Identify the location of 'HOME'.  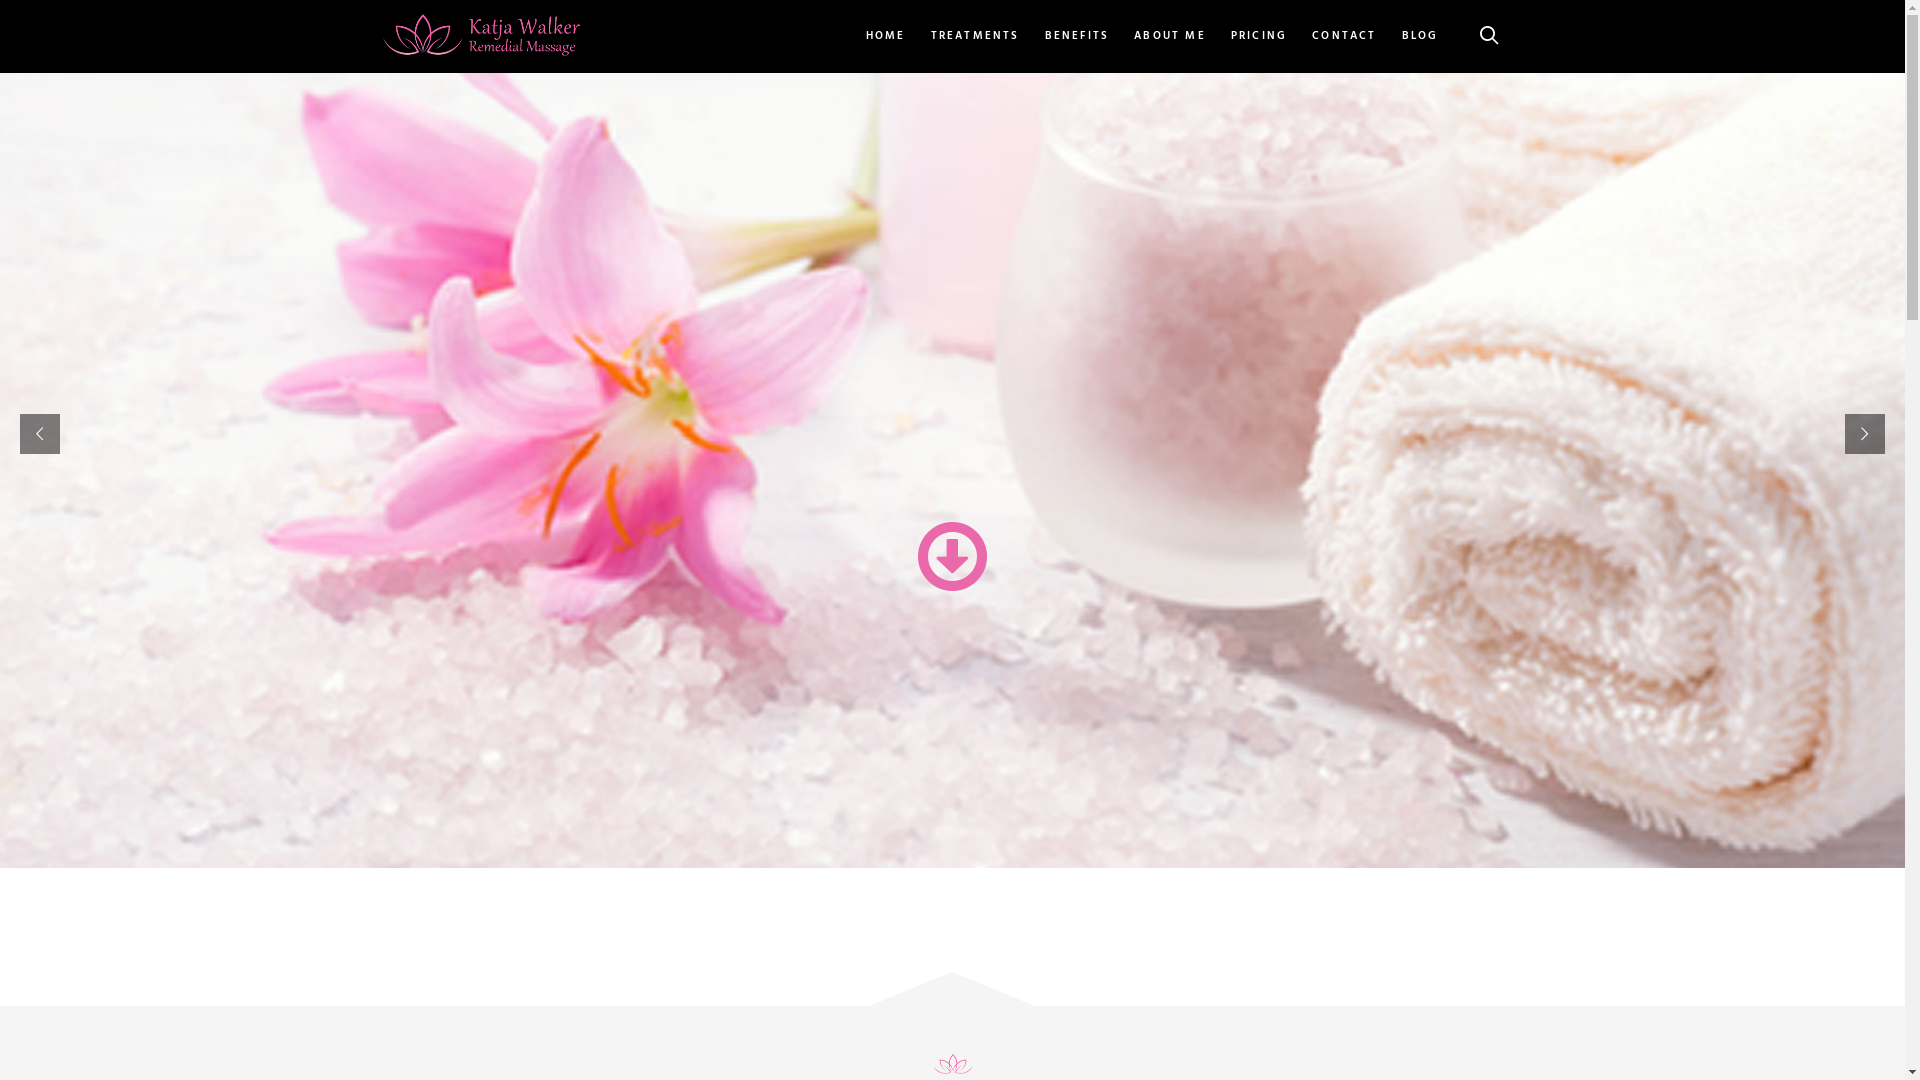
(890, 36).